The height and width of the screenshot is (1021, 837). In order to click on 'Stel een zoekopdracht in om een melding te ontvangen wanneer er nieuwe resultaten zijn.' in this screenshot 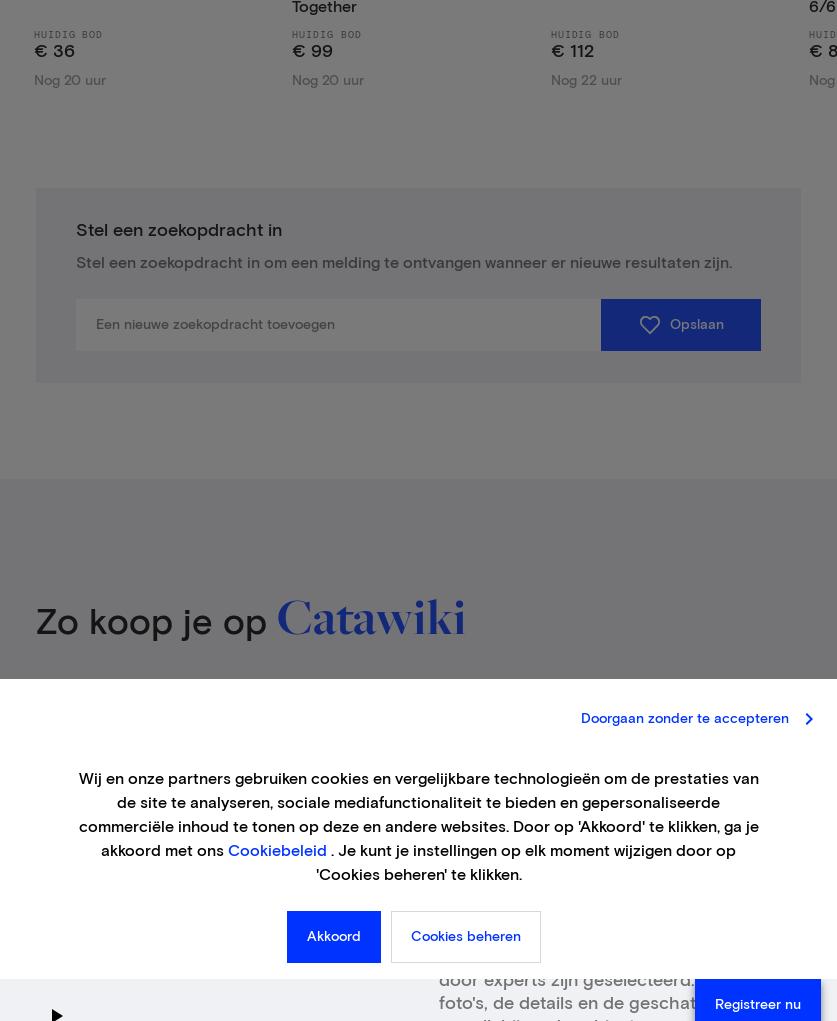, I will do `click(404, 262)`.